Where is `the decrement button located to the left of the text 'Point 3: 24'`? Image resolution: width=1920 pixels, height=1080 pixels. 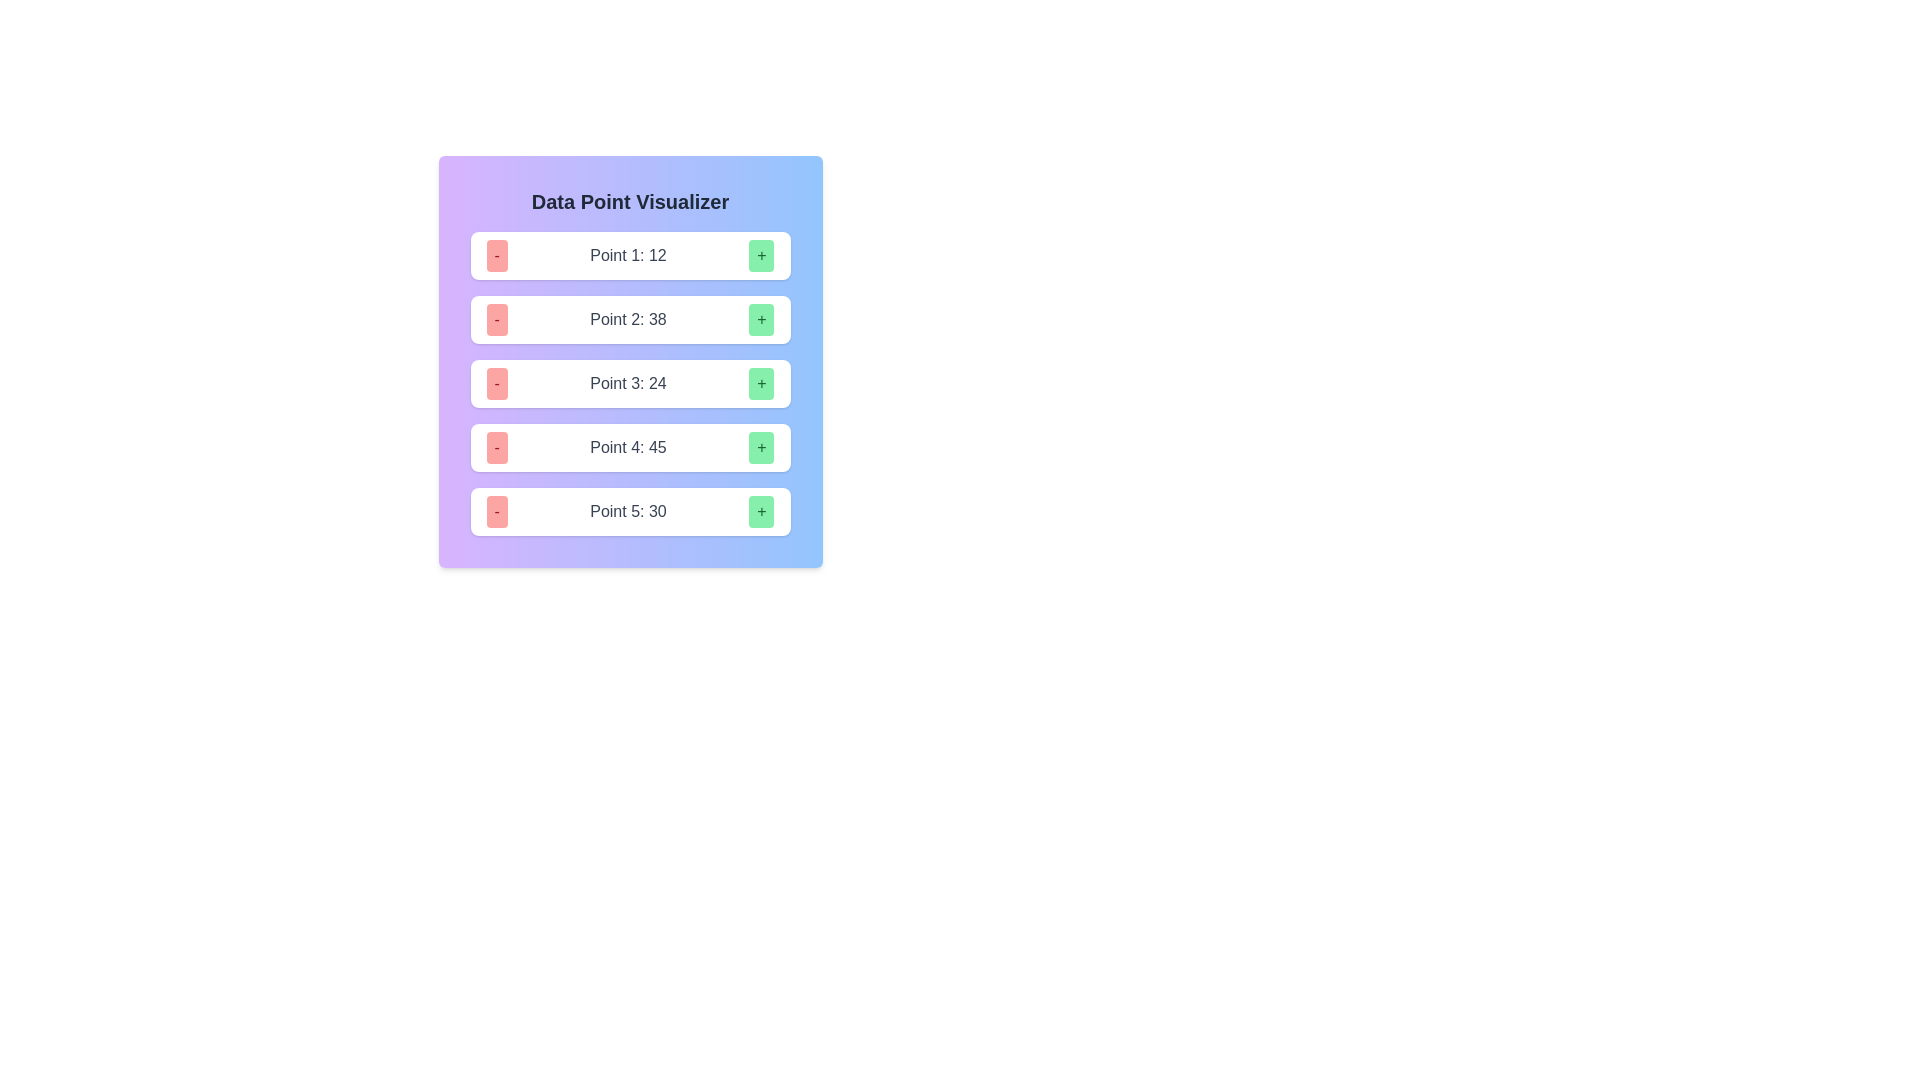
the decrement button located to the left of the text 'Point 3: 24' is located at coordinates (497, 384).